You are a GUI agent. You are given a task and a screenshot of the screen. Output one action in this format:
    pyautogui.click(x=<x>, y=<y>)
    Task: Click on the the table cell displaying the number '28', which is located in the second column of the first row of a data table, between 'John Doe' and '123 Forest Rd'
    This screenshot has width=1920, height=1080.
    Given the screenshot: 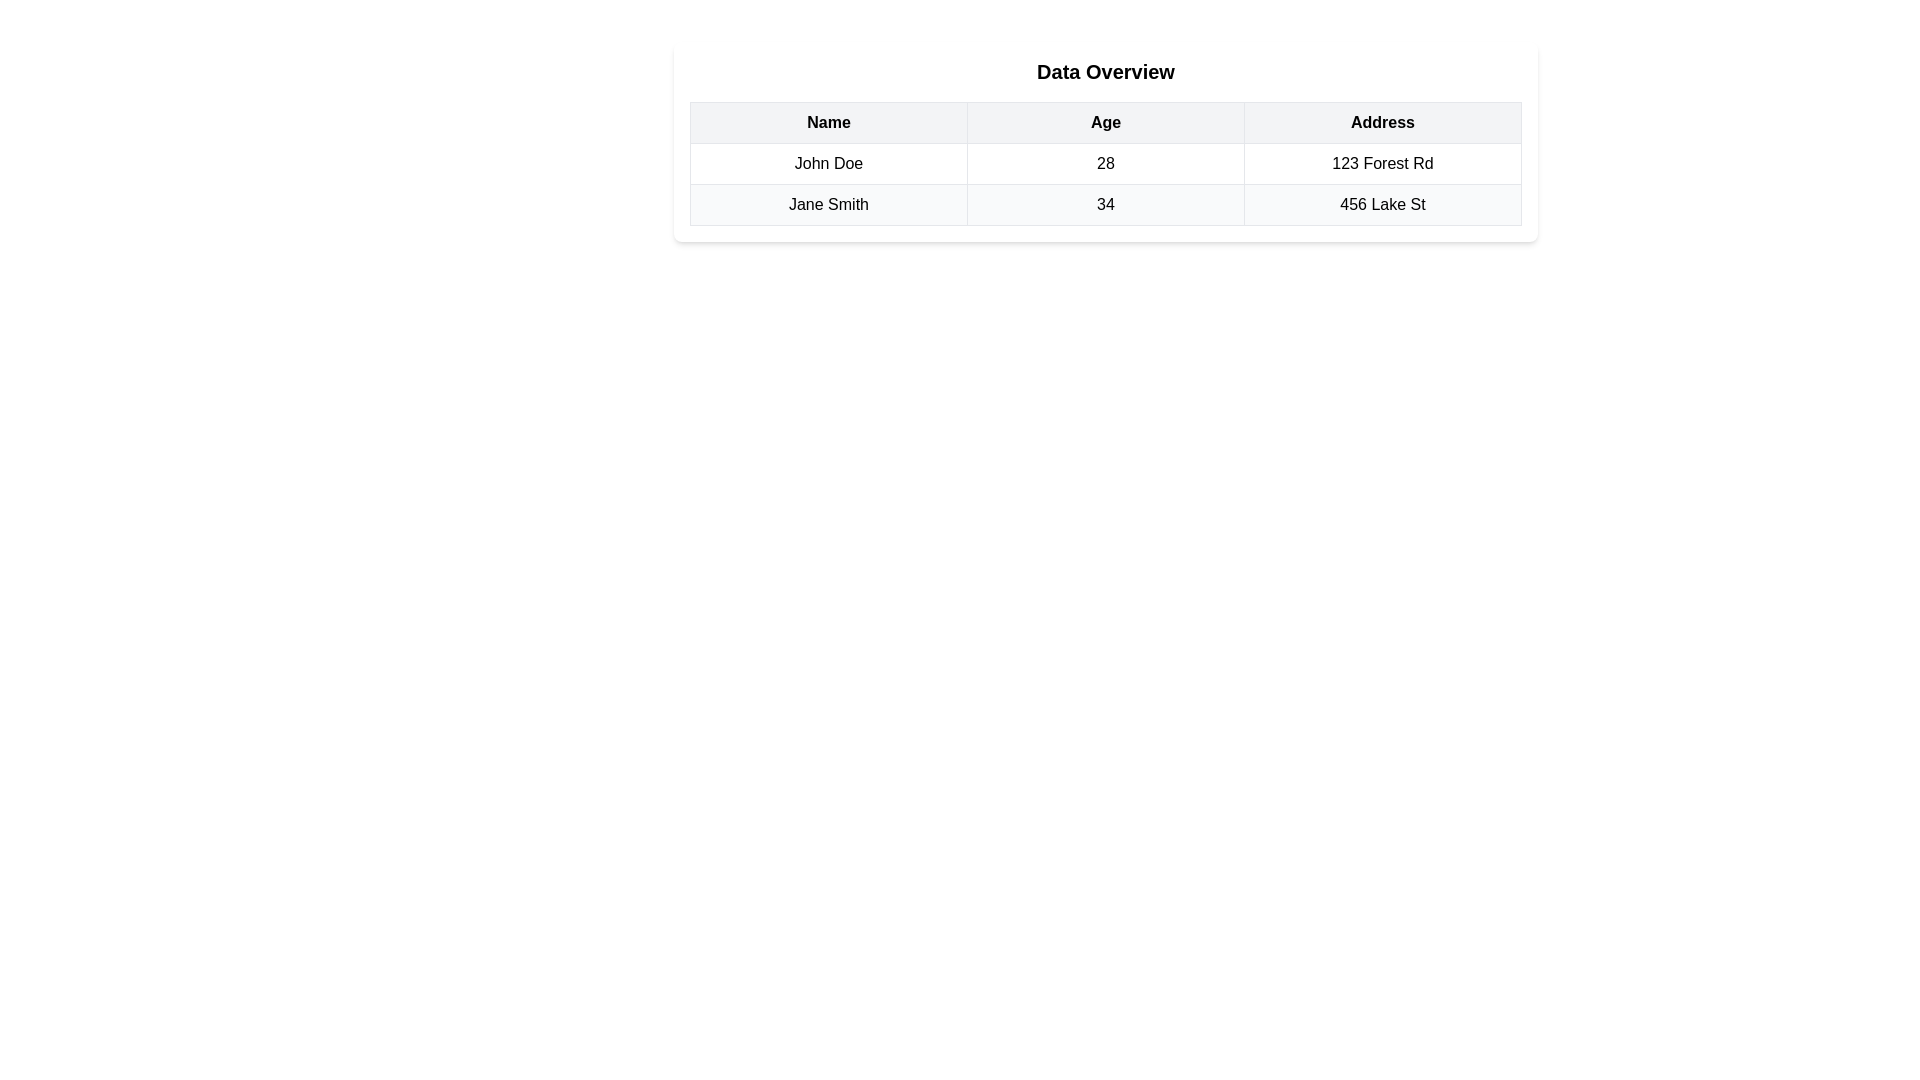 What is the action you would take?
    pyautogui.click(x=1104, y=163)
    